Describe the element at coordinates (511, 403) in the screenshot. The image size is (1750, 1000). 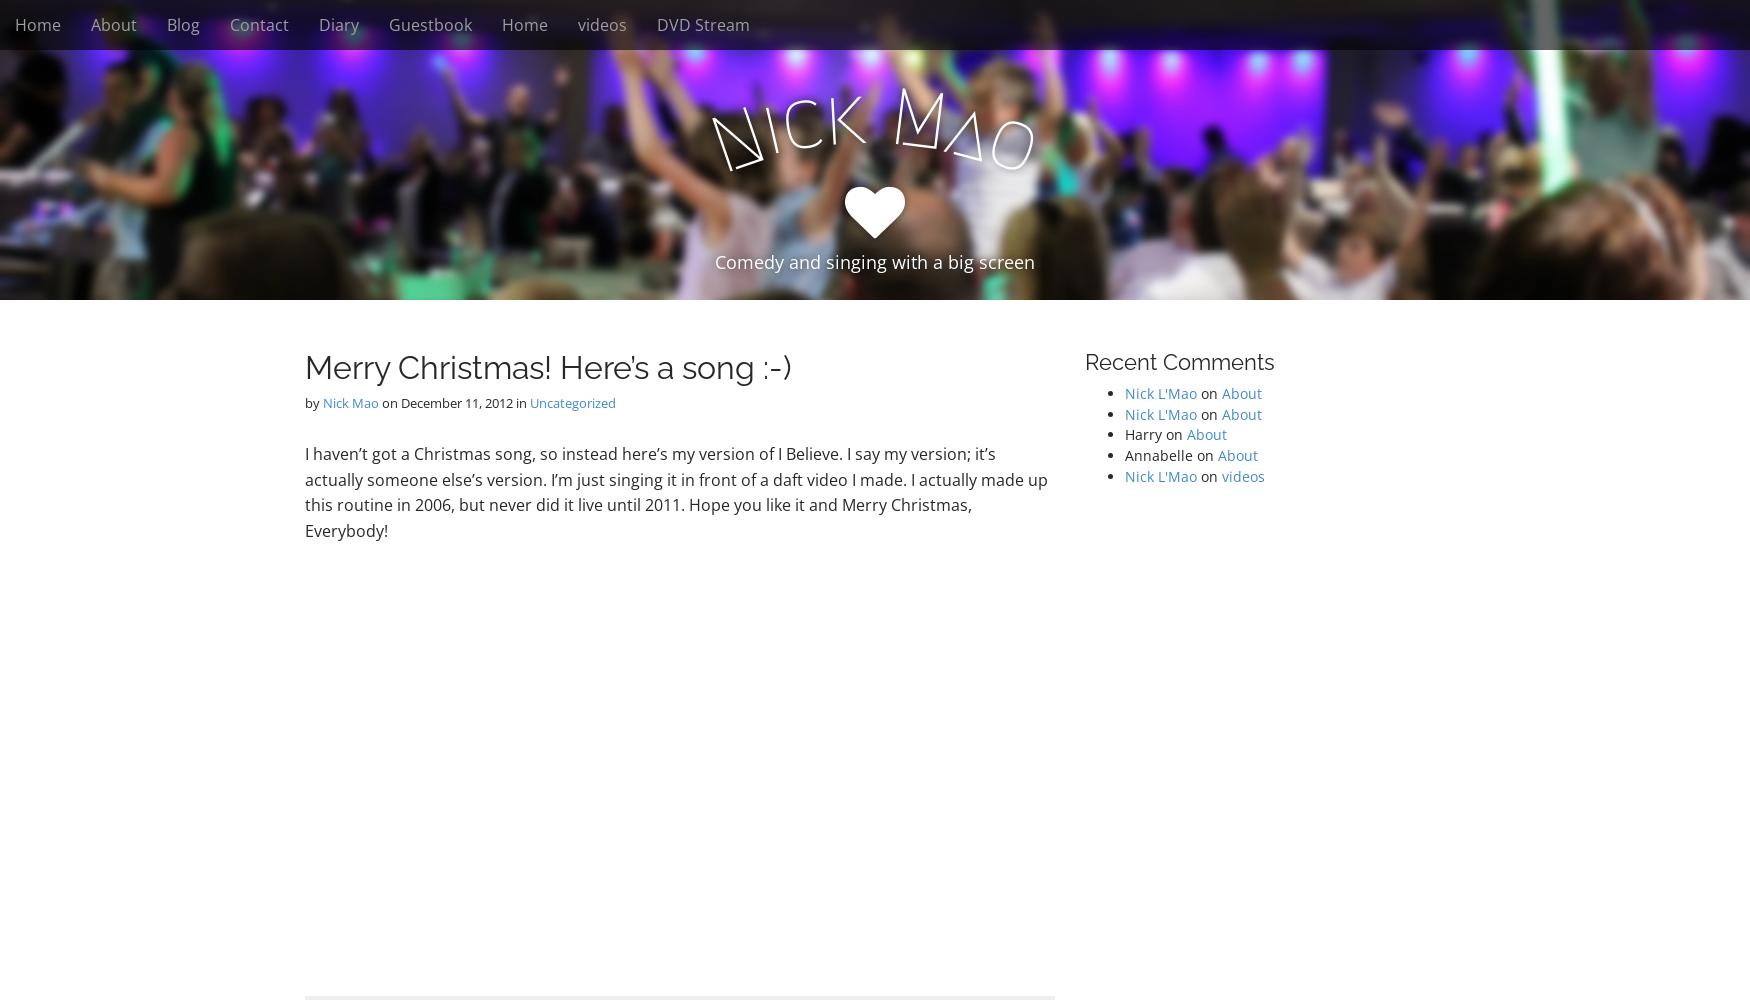
I see `'in'` at that location.